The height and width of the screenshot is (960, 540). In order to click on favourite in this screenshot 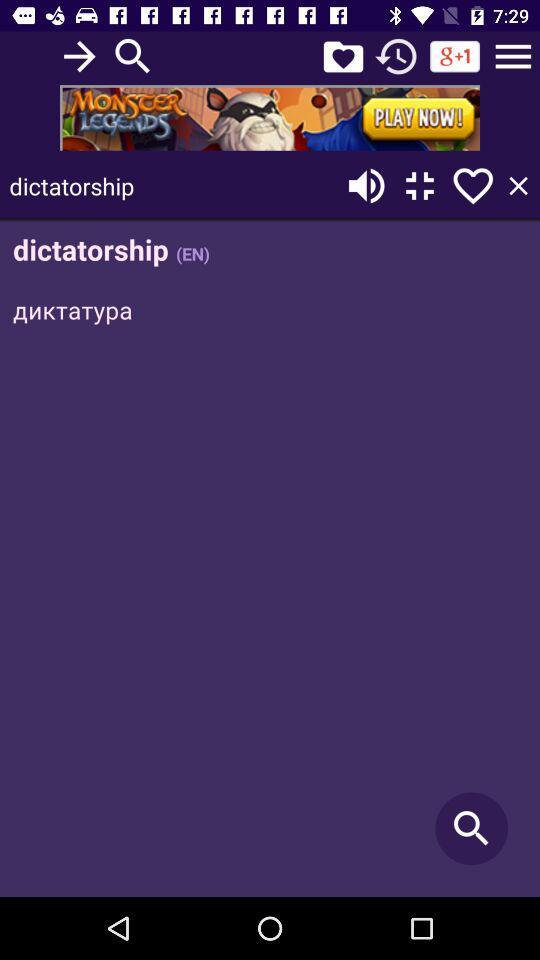, I will do `click(342, 55)`.